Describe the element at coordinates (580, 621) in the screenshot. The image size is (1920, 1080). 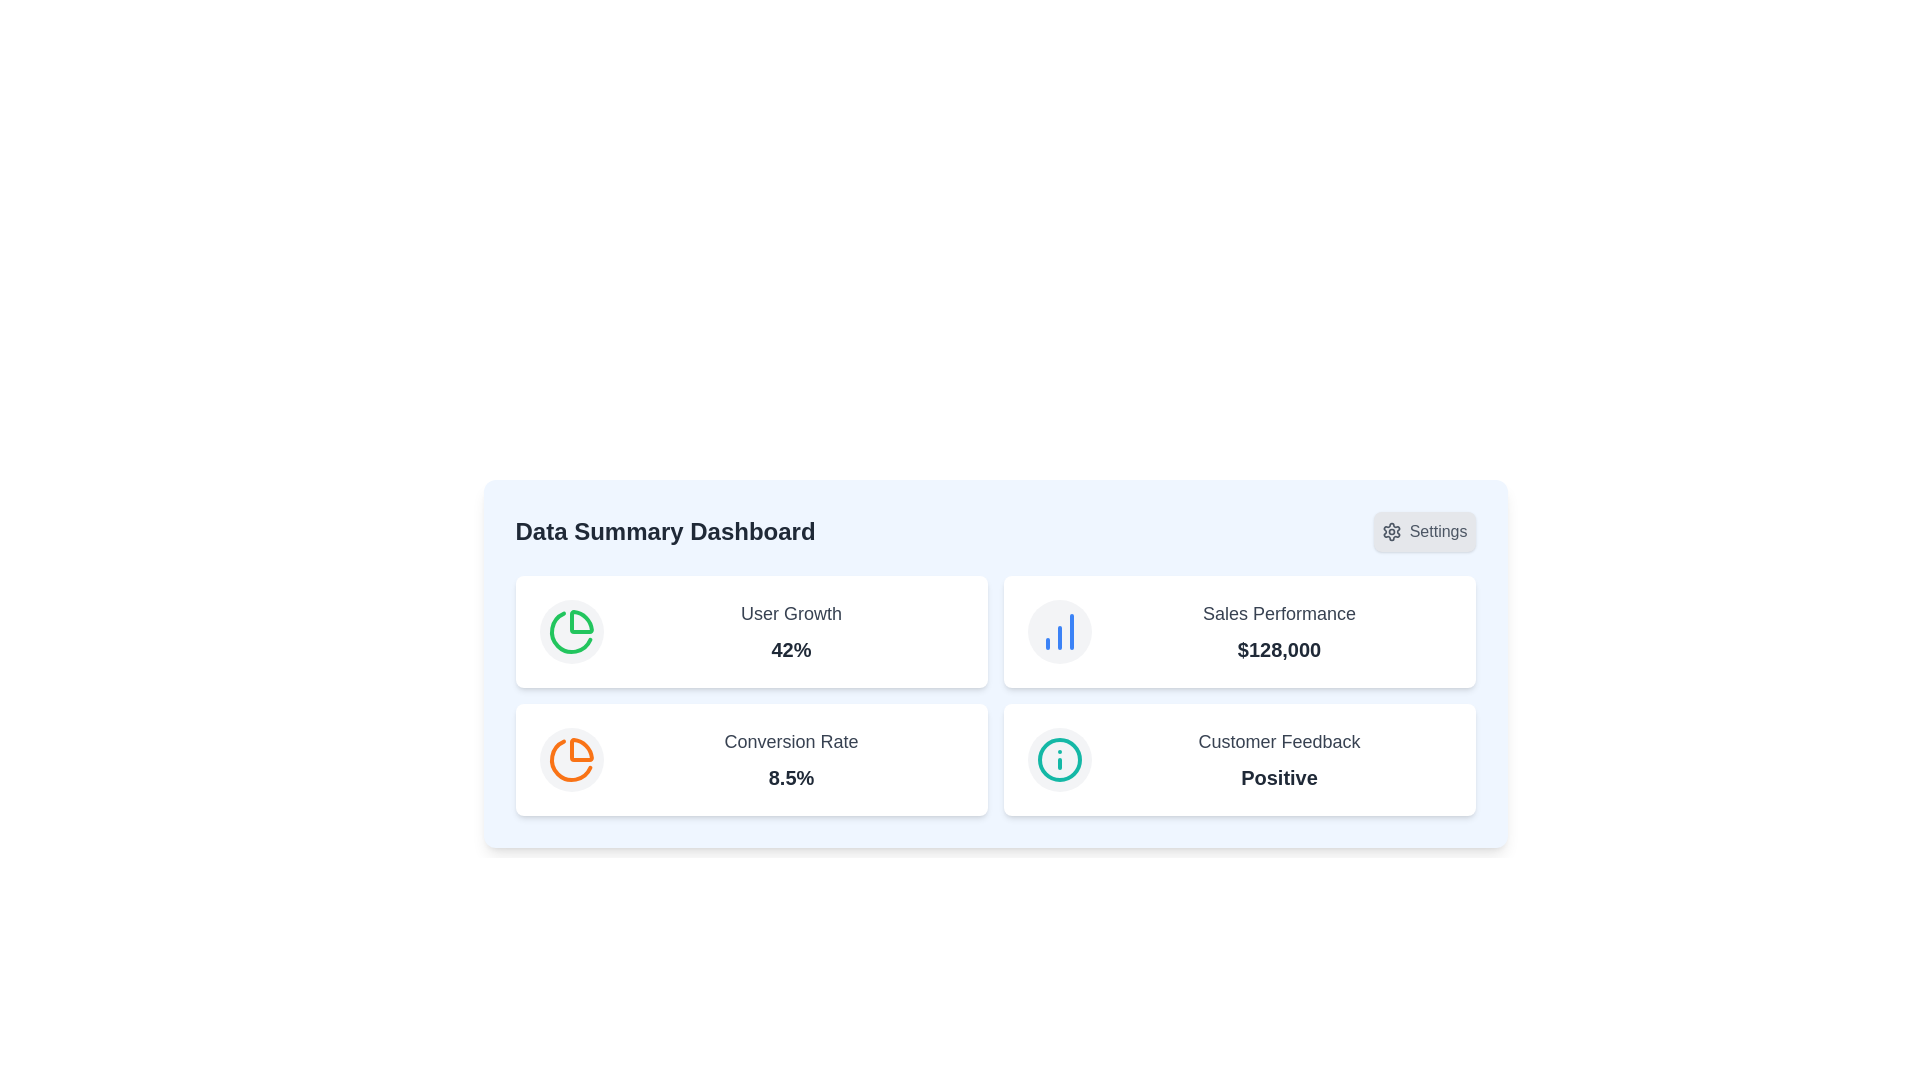
I see `the green and white pie chart icon located to the left of the 'User Growth' label with a percentage value displayed below it in the top-left card of the dashboard grid` at that location.